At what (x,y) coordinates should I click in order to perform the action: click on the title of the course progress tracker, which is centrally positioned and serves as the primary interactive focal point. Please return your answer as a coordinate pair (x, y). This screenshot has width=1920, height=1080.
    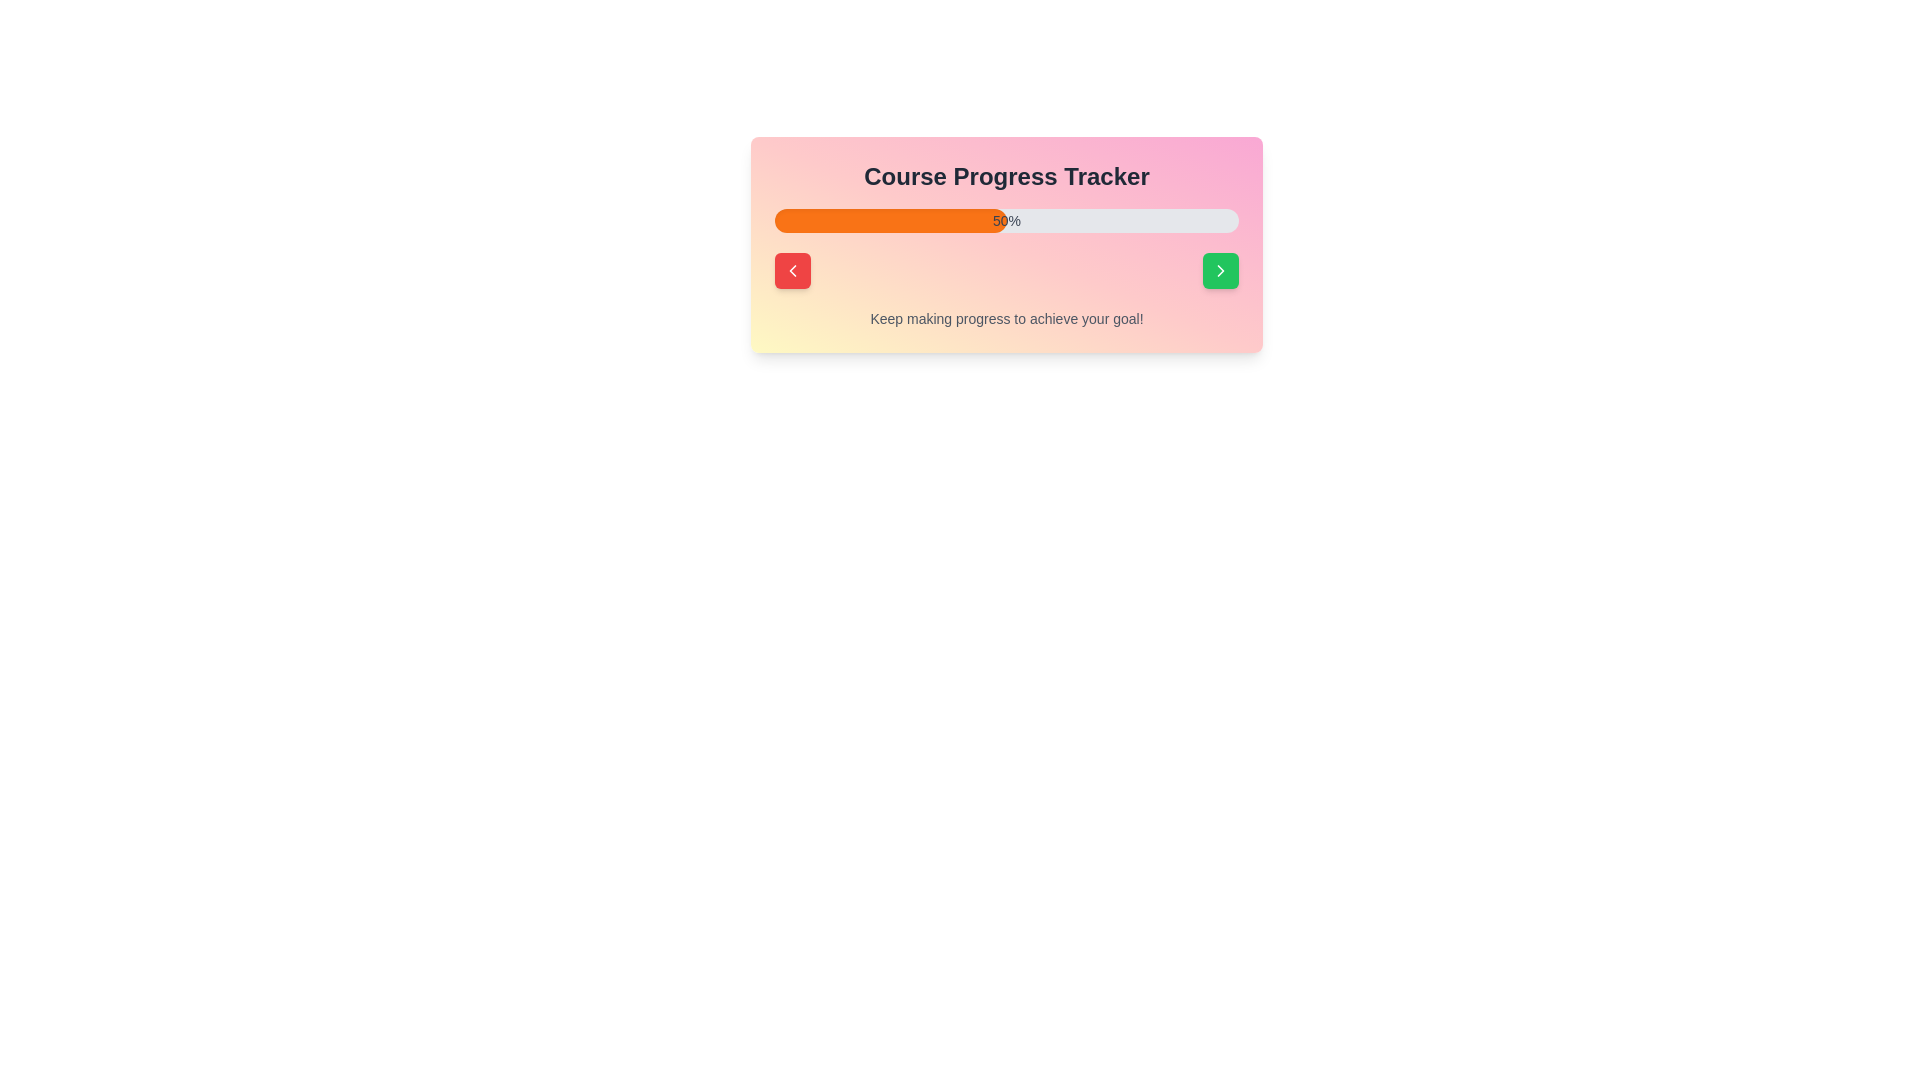
    Looking at the image, I should click on (1007, 244).